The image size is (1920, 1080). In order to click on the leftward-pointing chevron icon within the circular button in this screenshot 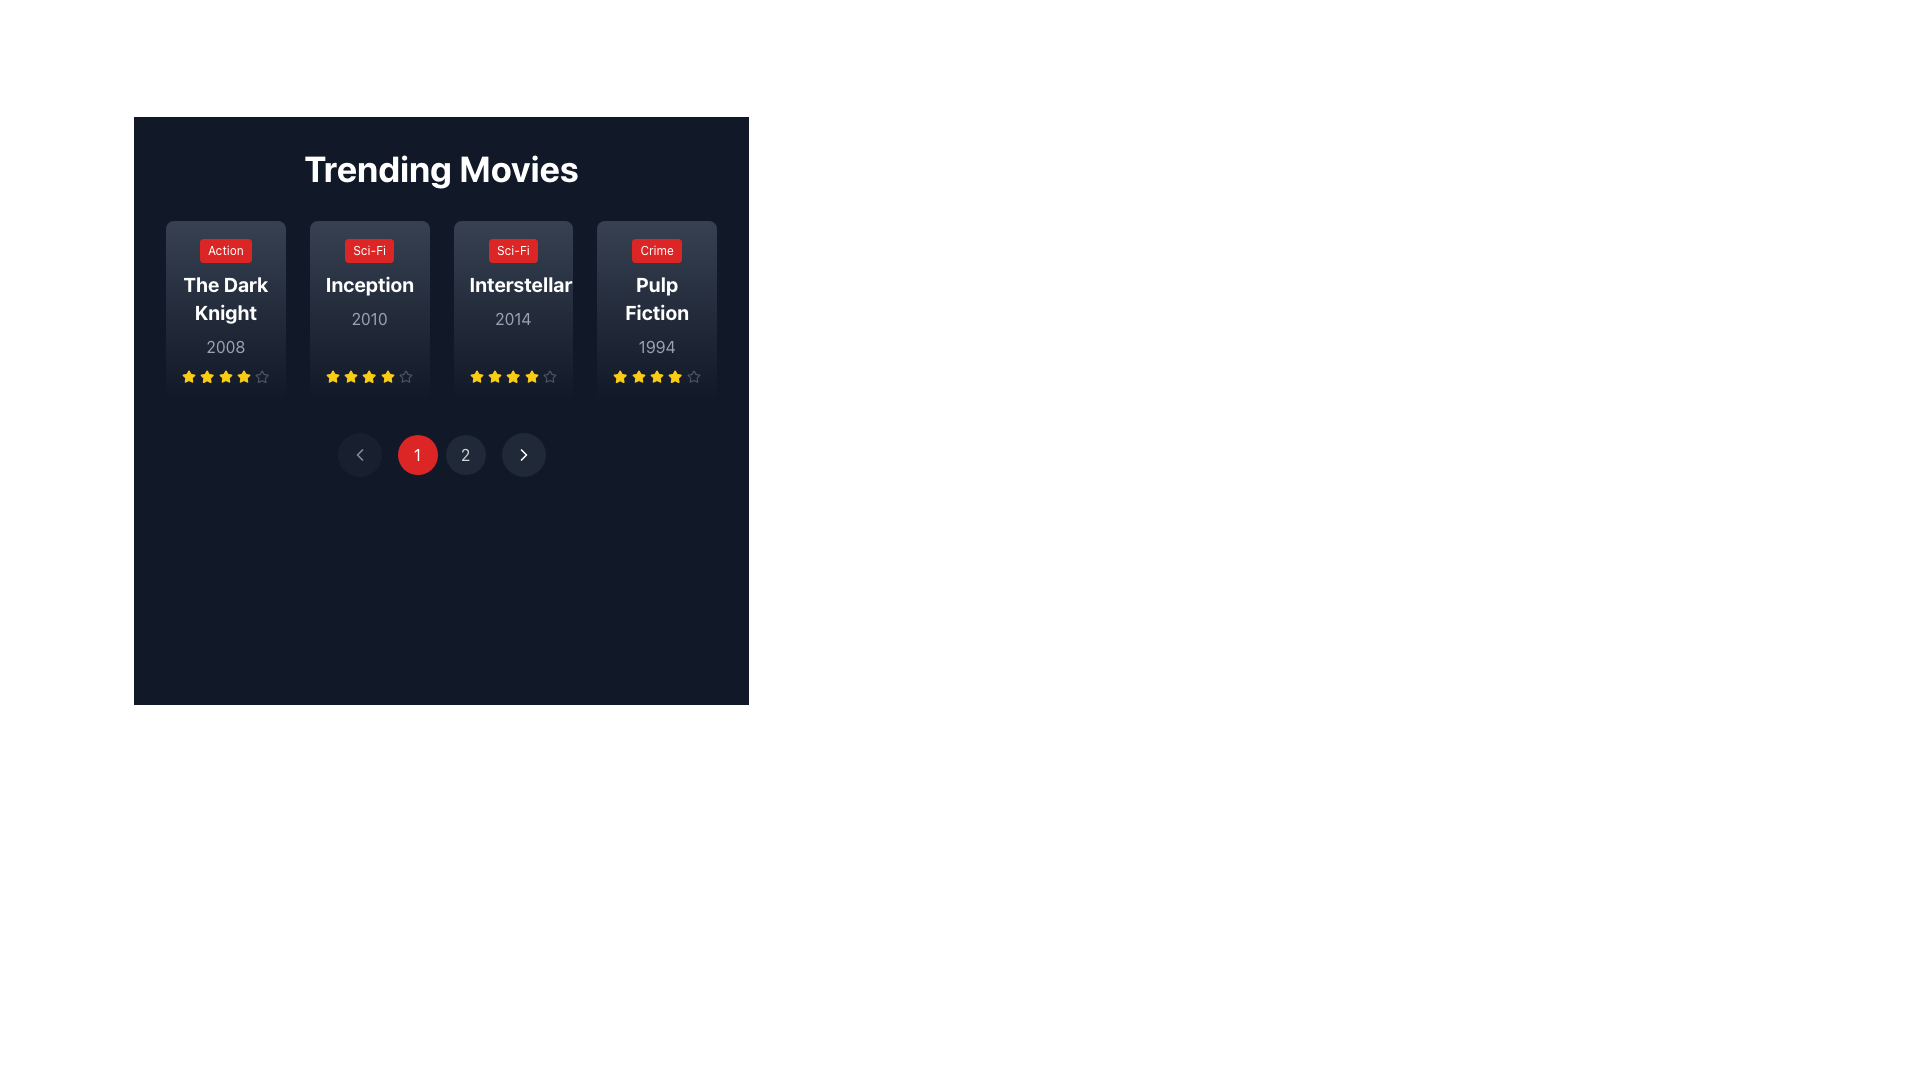, I will do `click(359, 454)`.